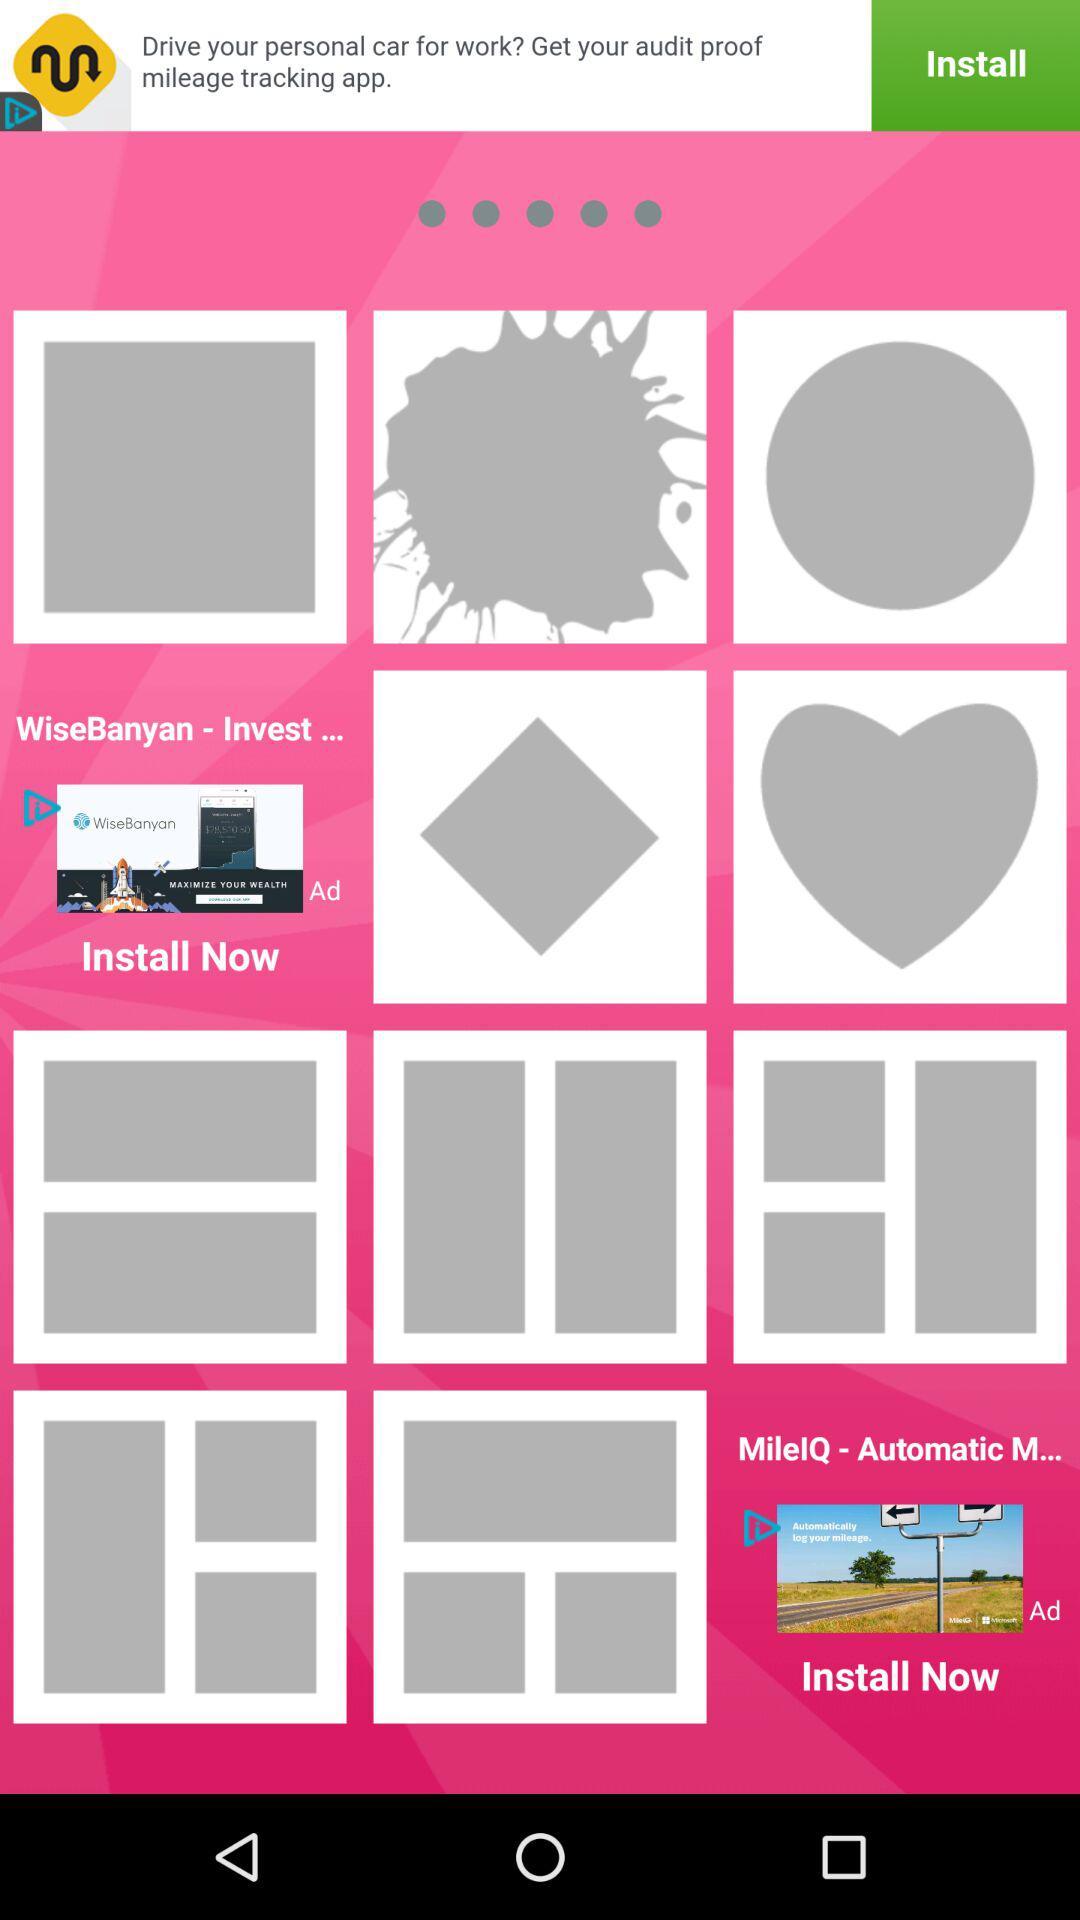  I want to click on choose the circle picture frame, so click(898, 475).